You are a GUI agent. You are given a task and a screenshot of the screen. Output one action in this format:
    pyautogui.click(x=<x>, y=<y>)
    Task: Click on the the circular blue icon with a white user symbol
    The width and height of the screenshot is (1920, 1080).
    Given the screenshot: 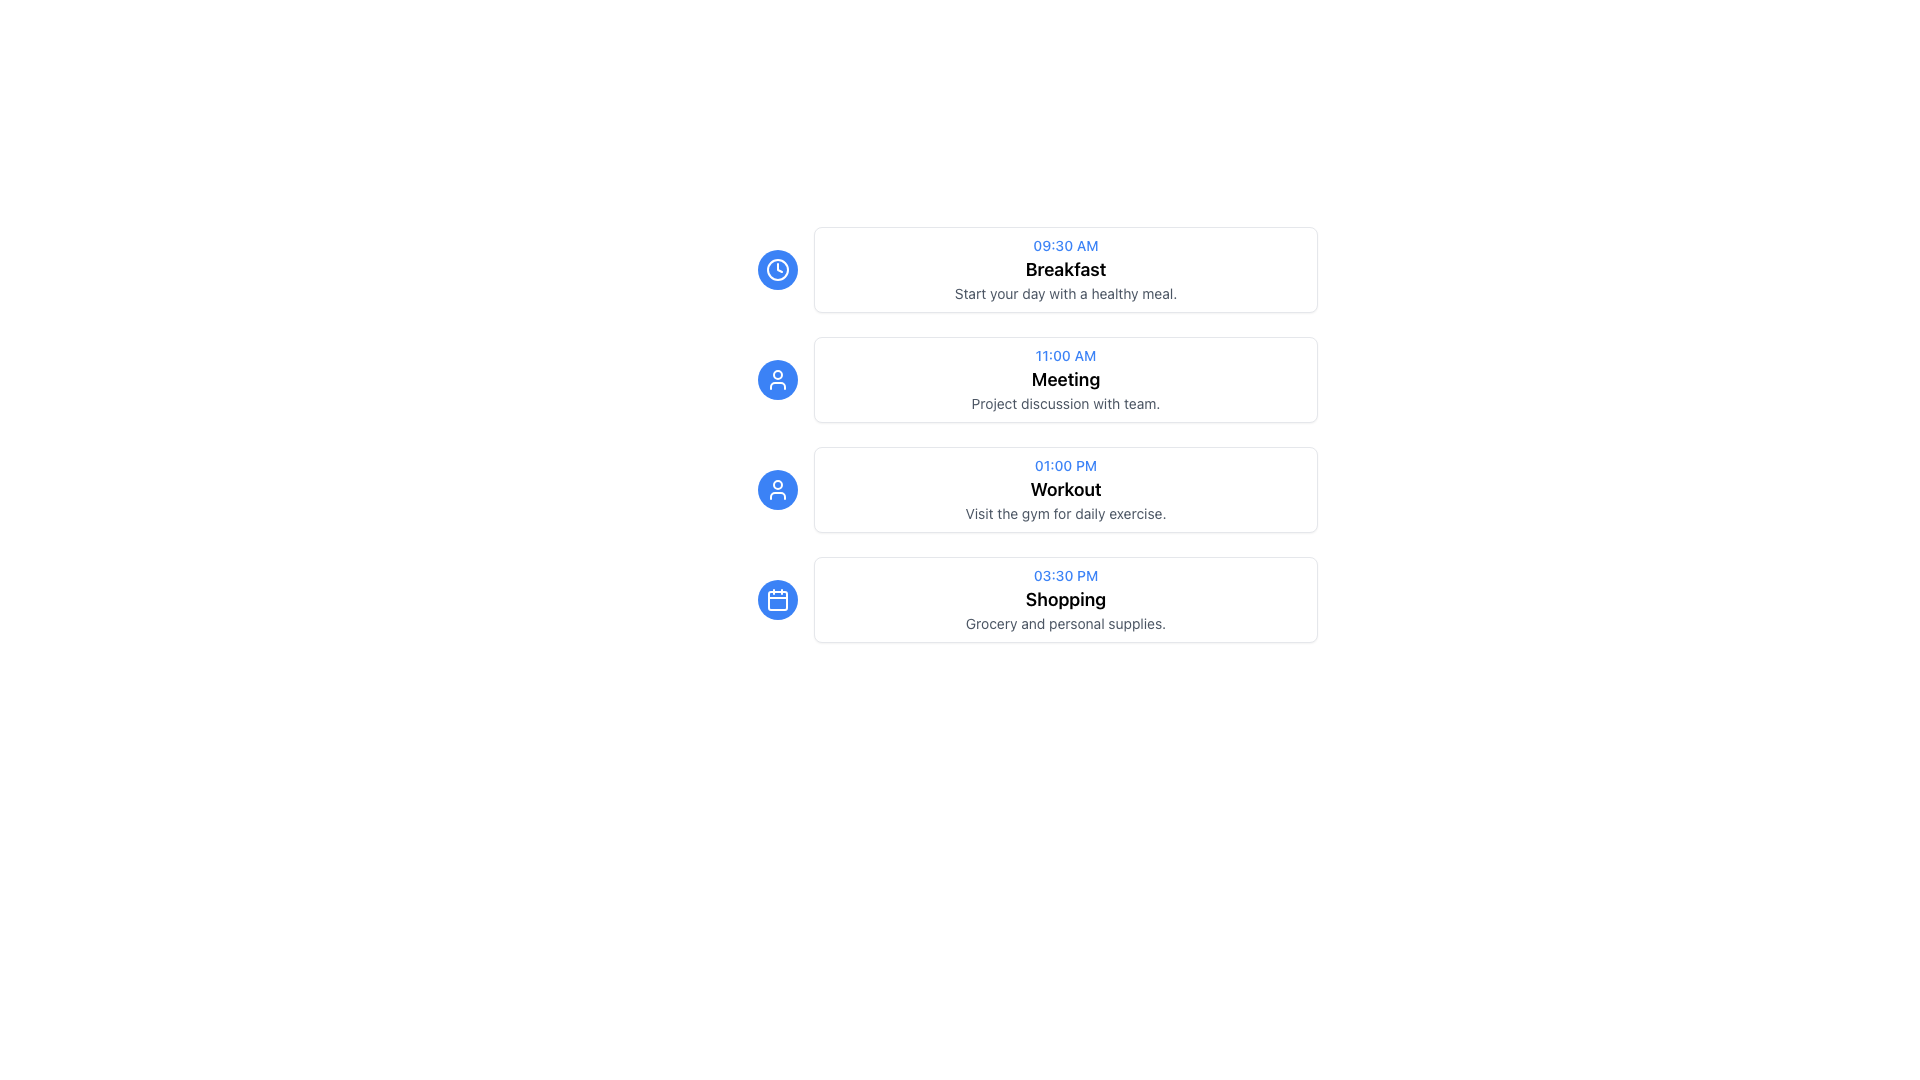 What is the action you would take?
    pyautogui.click(x=776, y=380)
    